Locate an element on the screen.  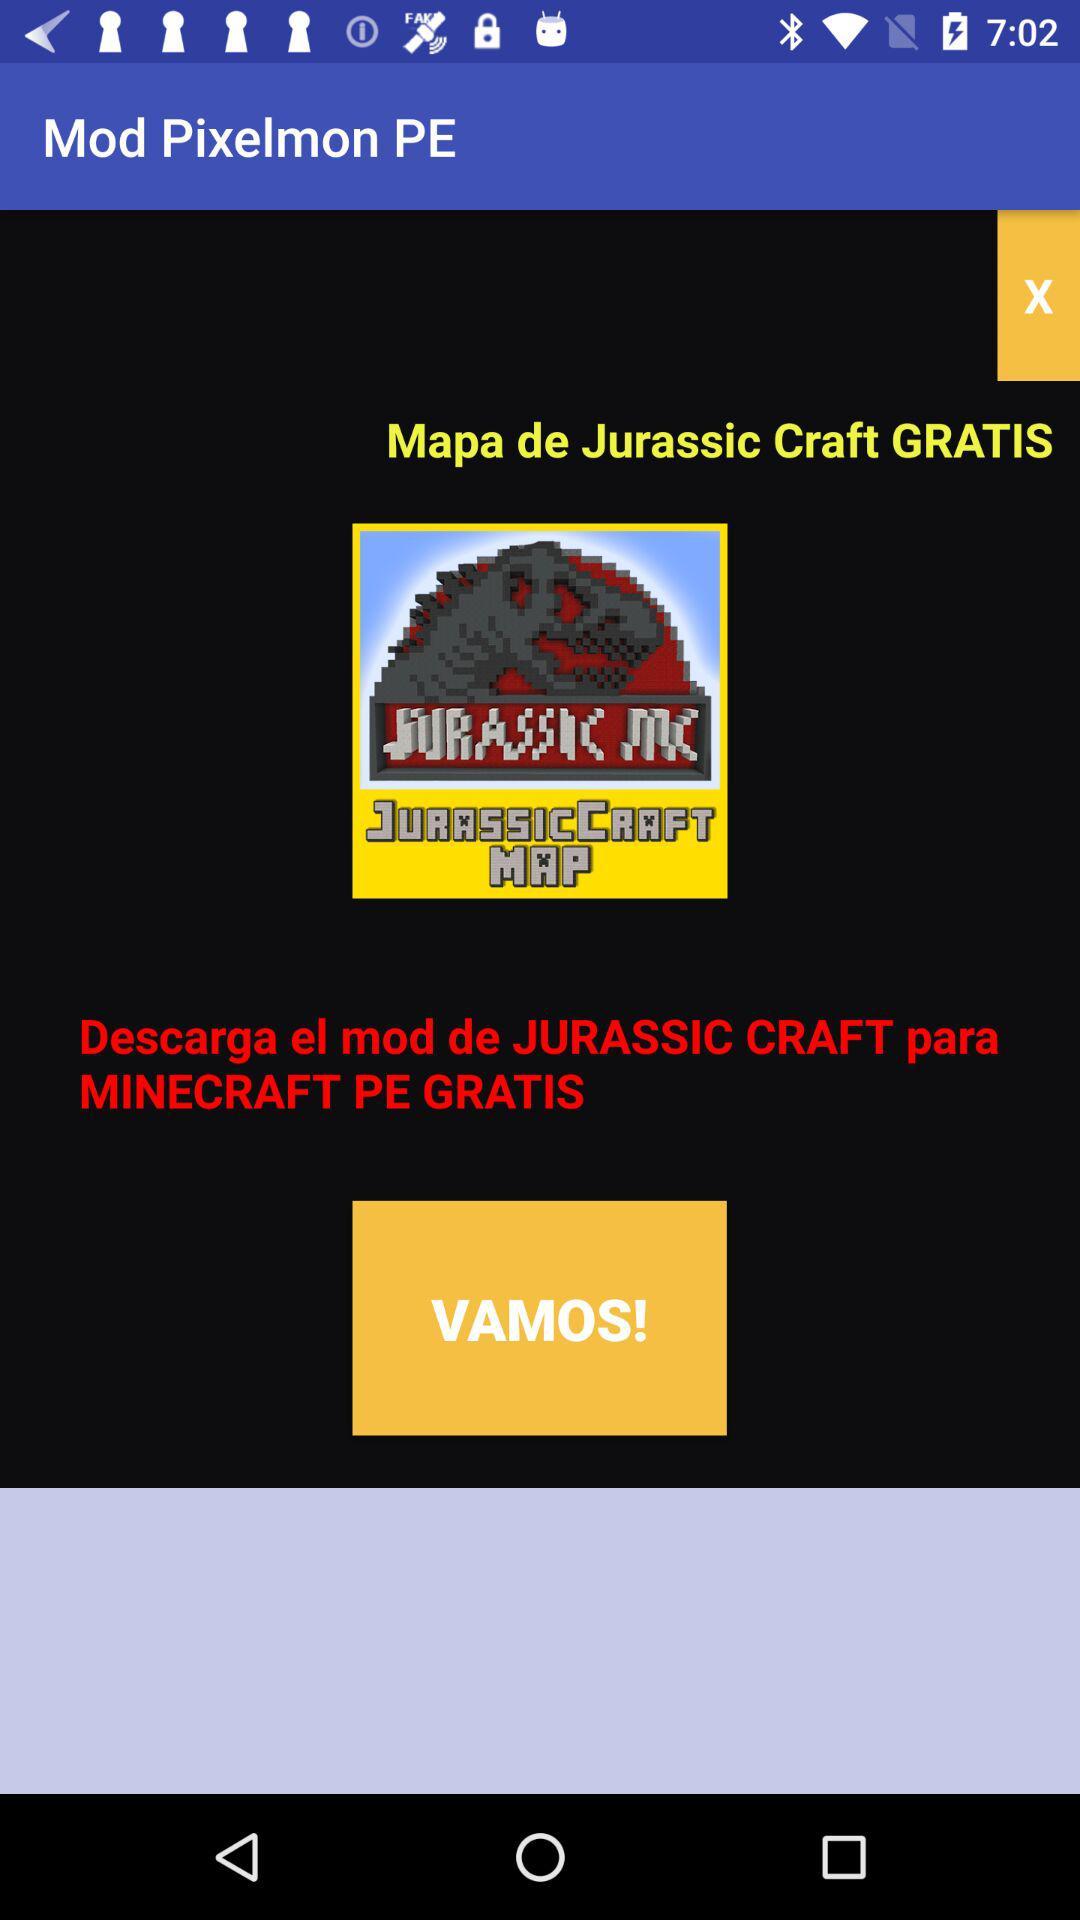
the icon below descarga el mod icon is located at coordinates (538, 1318).